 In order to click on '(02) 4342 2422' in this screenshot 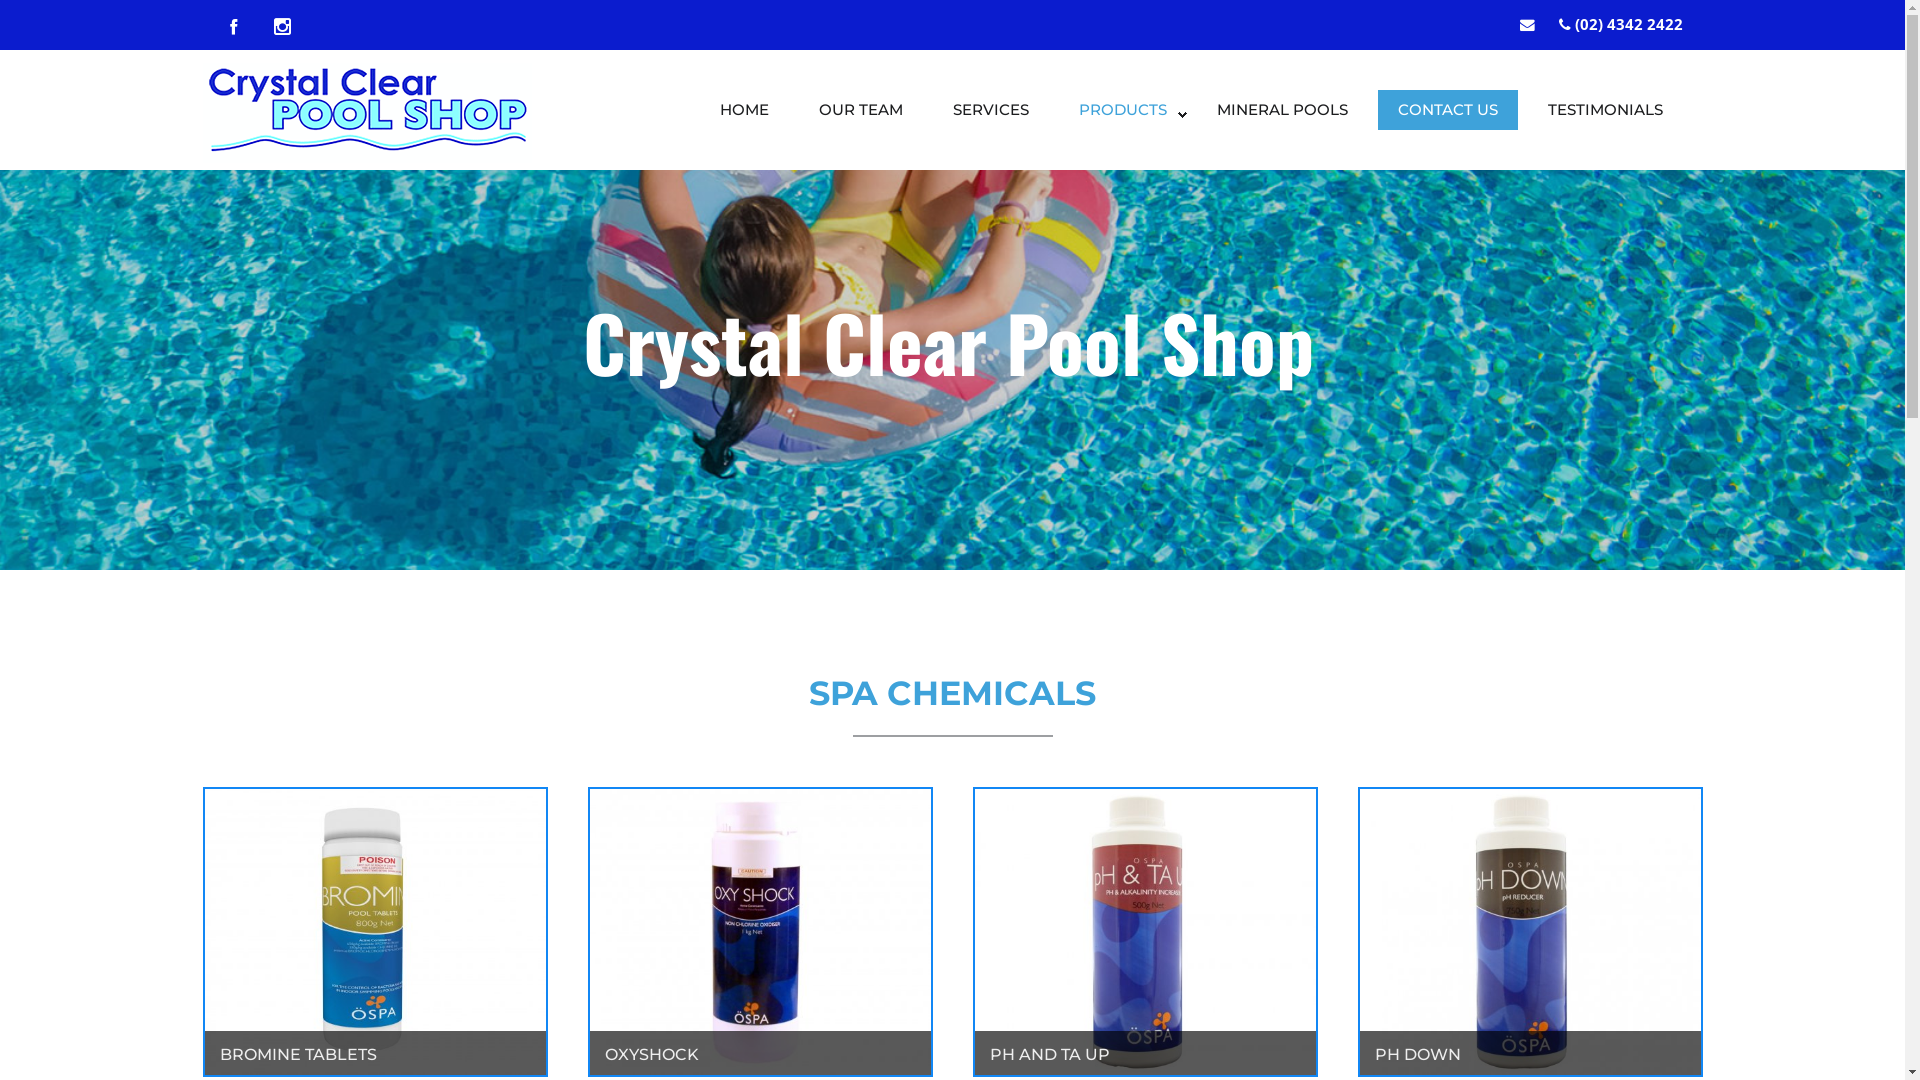, I will do `click(1573, 23)`.